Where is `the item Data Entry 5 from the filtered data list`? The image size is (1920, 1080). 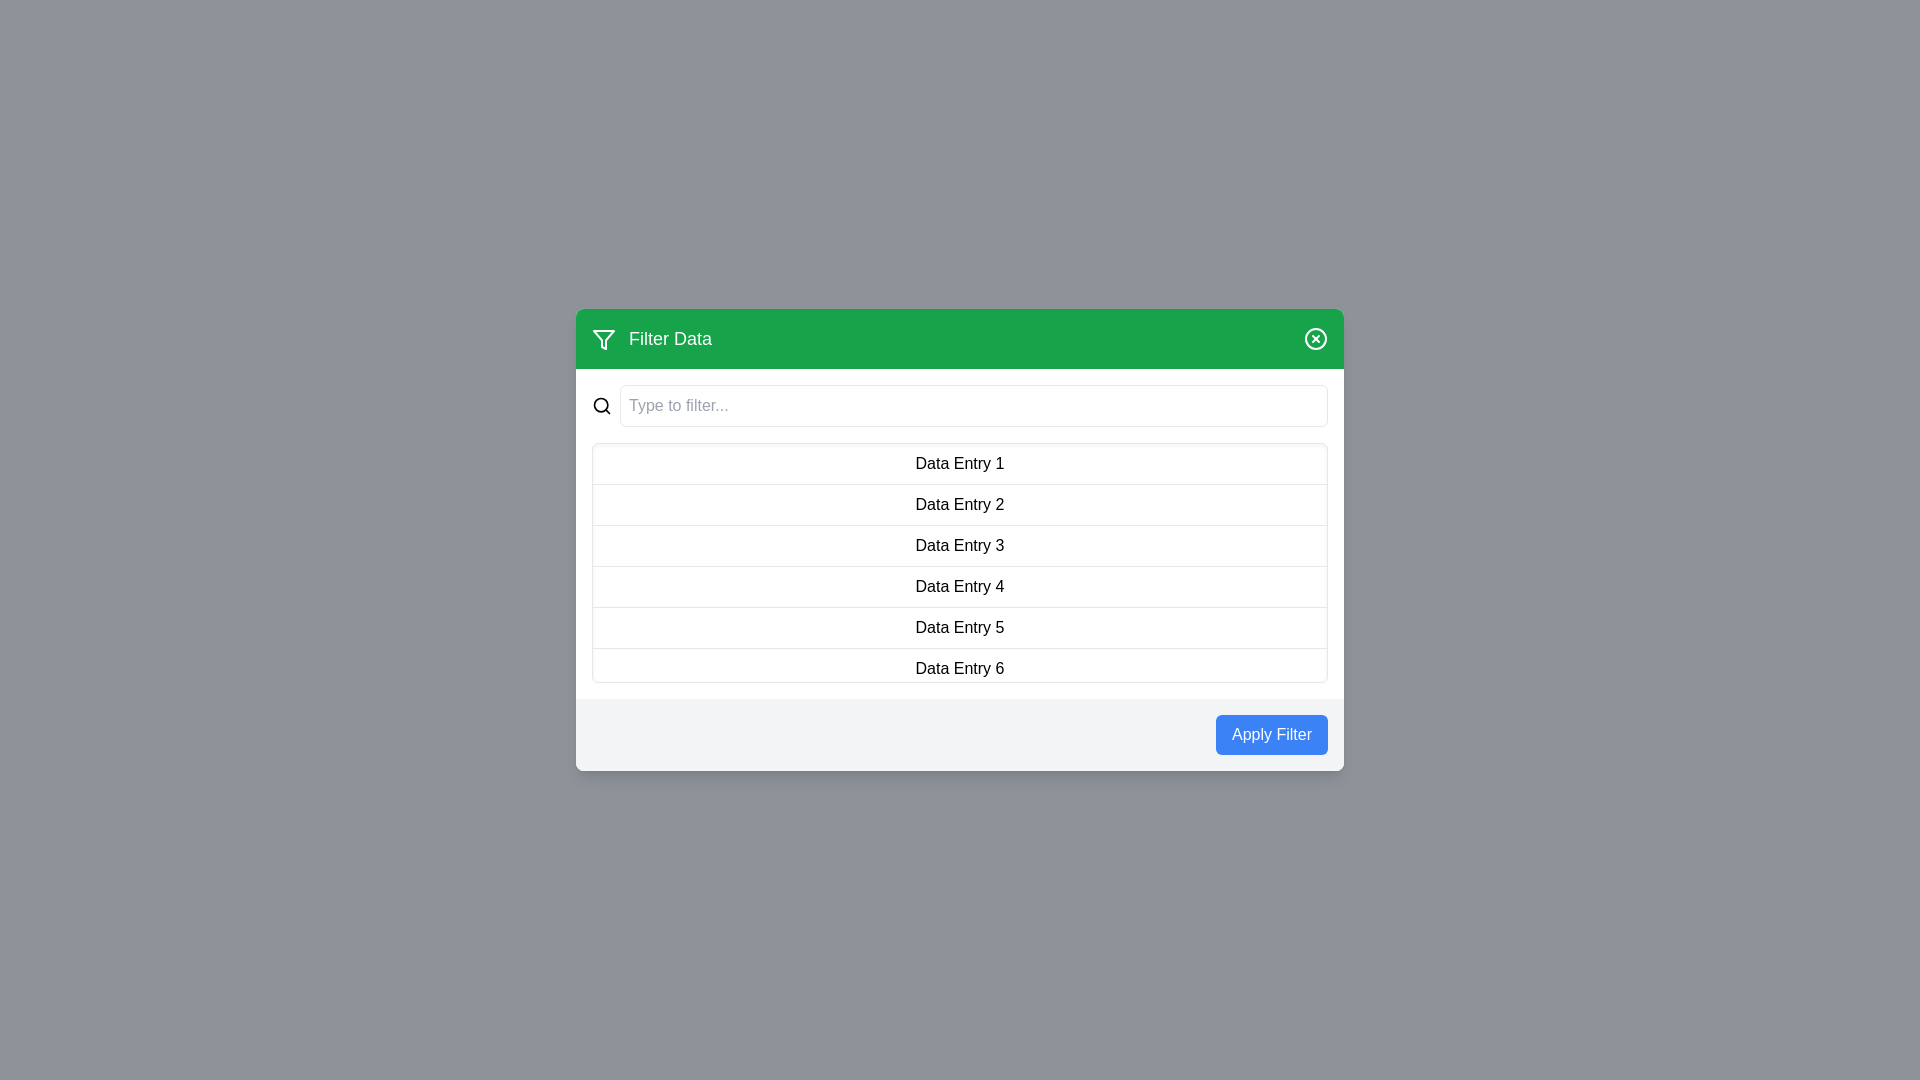 the item Data Entry 5 from the filtered data list is located at coordinates (960, 627).